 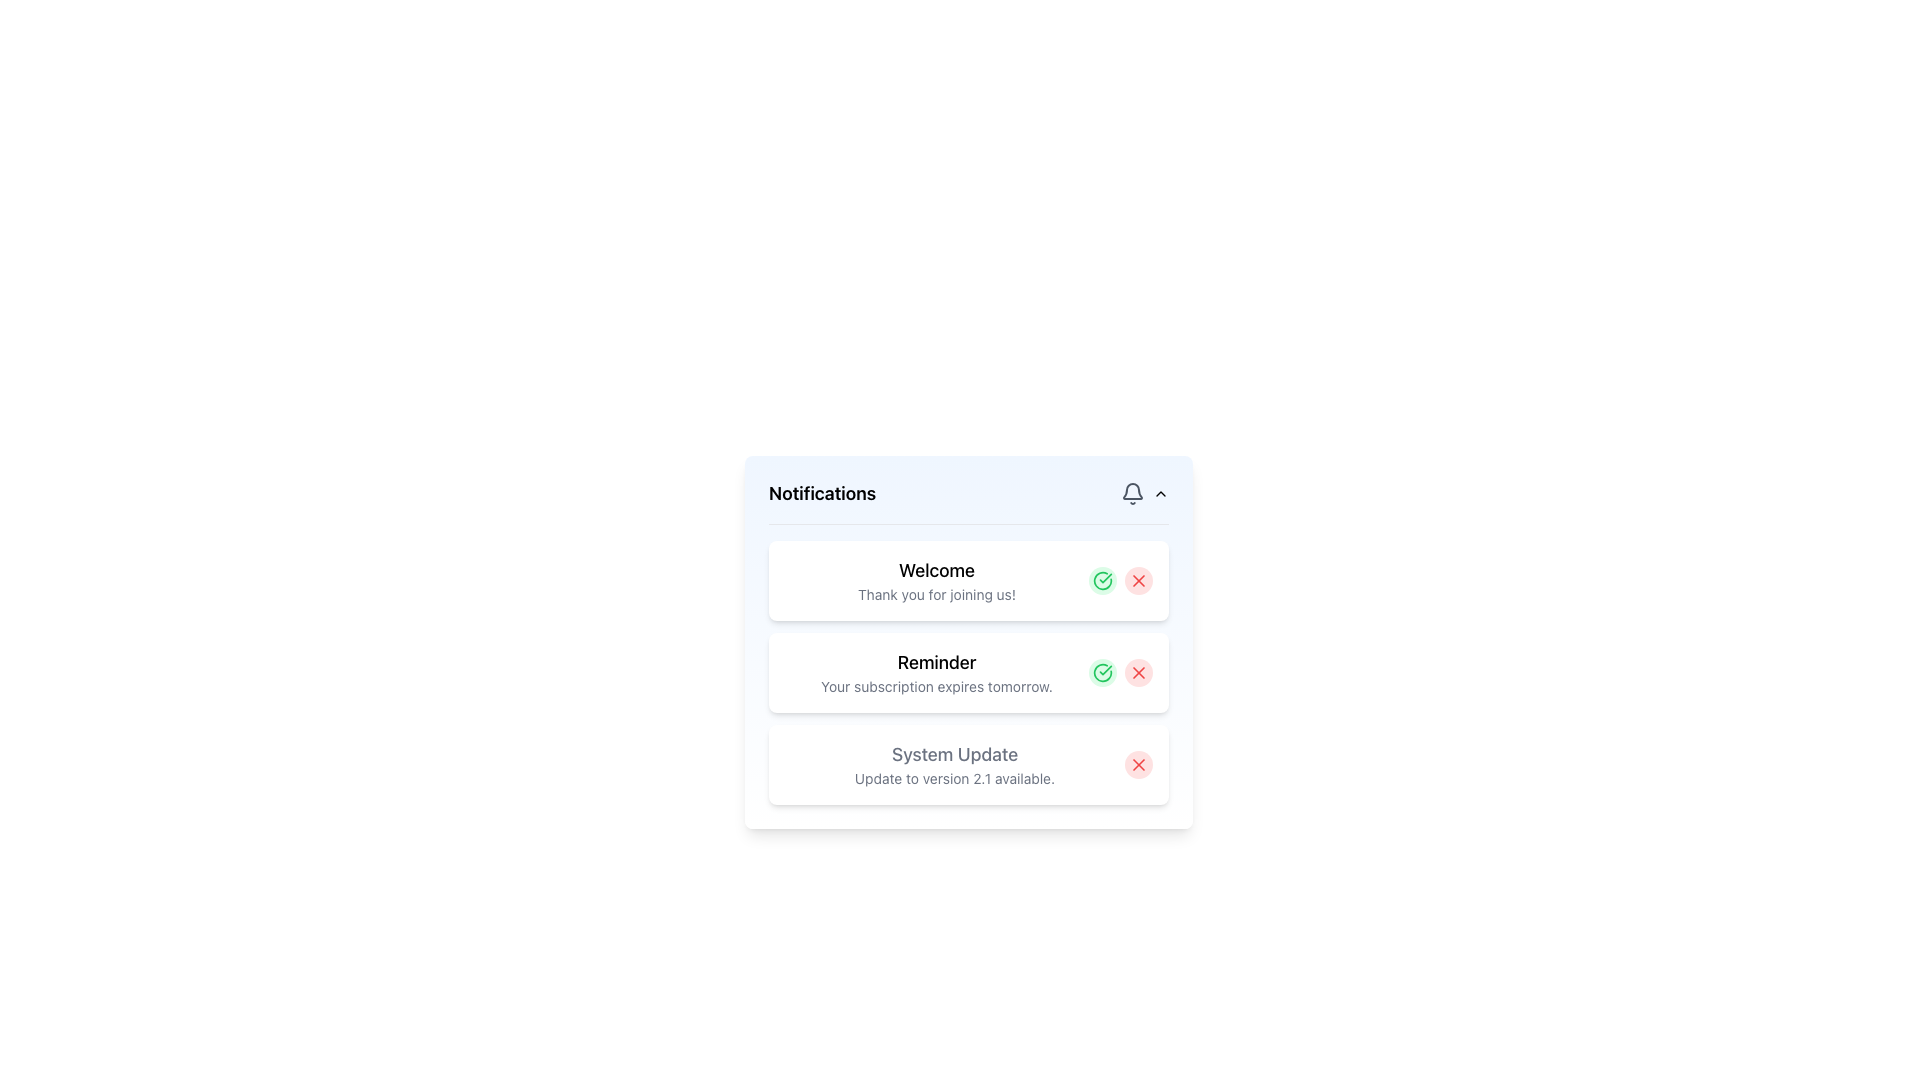 What do you see at coordinates (1138, 672) in the screenshot?
I see `the second 'X' icon in the notification panel` at bounding box center [1138, 672].